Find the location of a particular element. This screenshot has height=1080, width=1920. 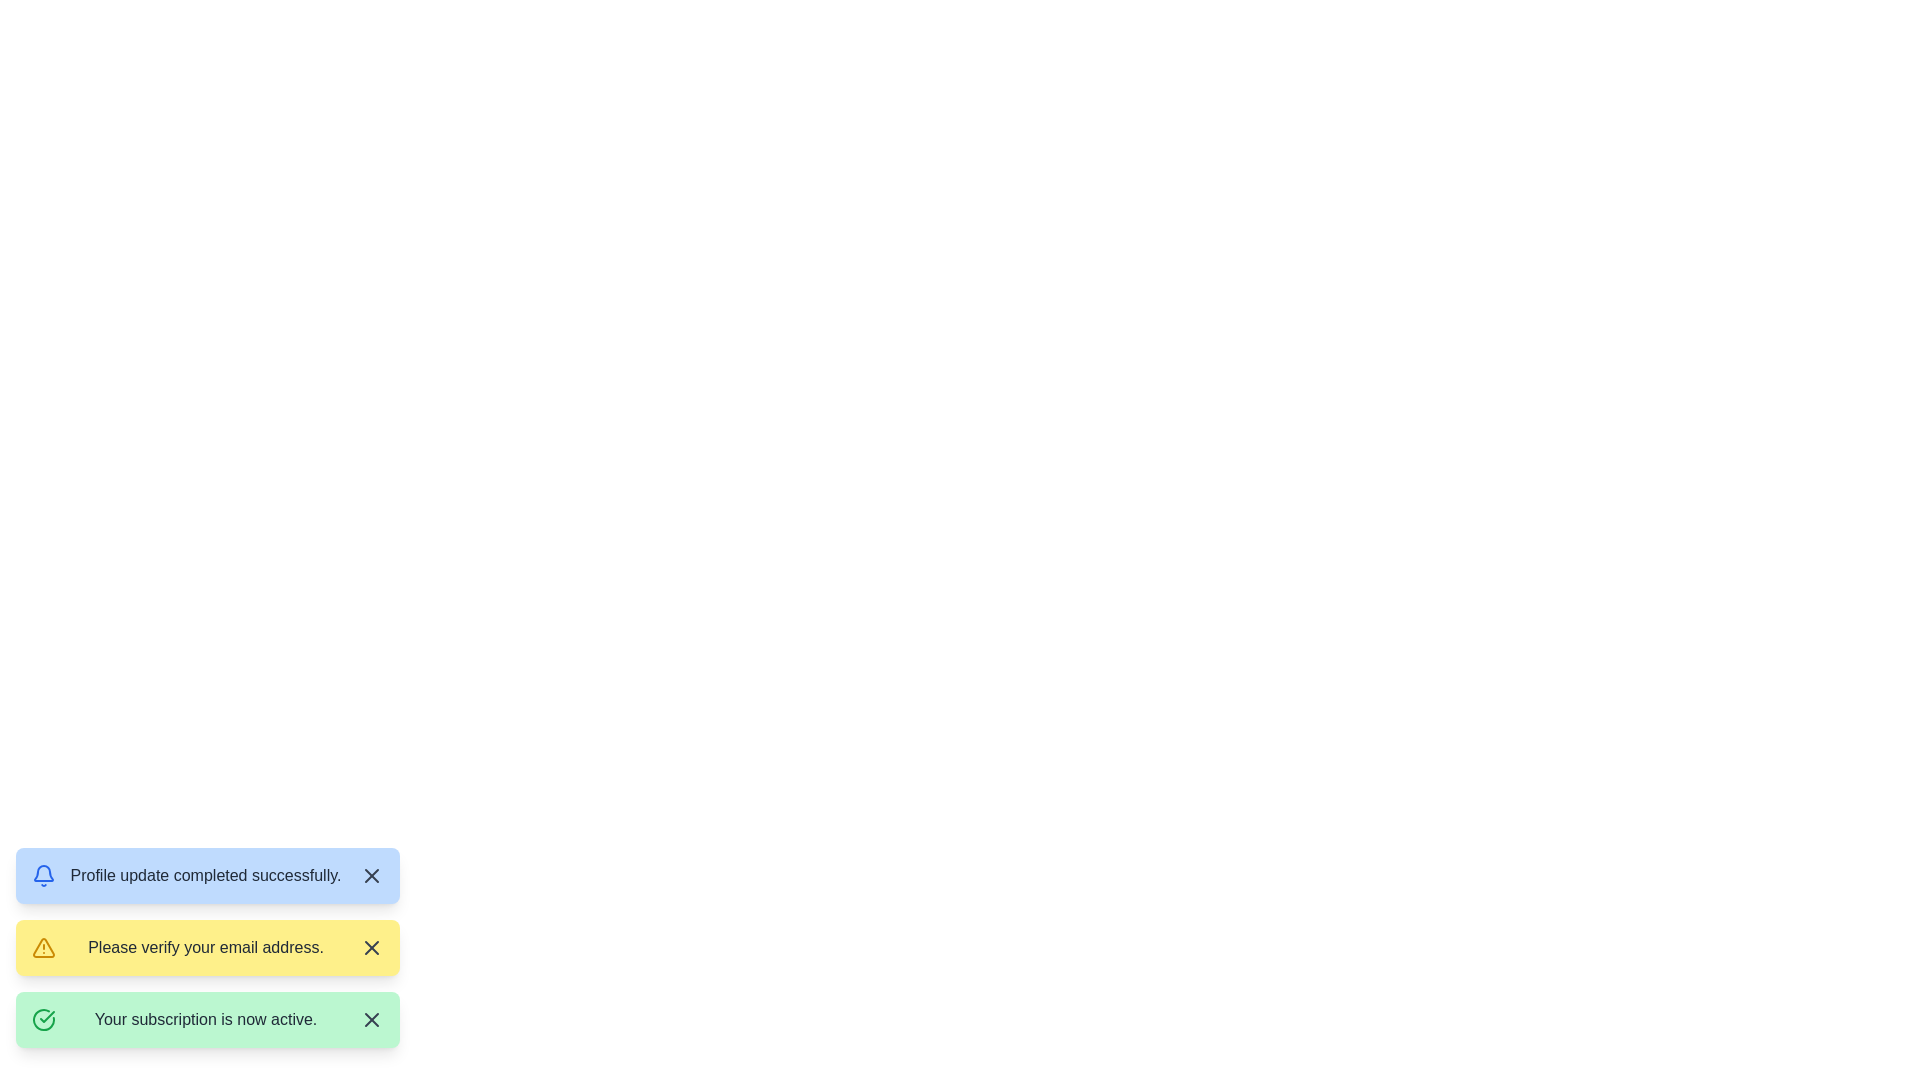

the triangular yellow warning icon with an exclamation mark, located within the yellow alert box that prompts users to verify their email address is located at coordinates (43, 947).